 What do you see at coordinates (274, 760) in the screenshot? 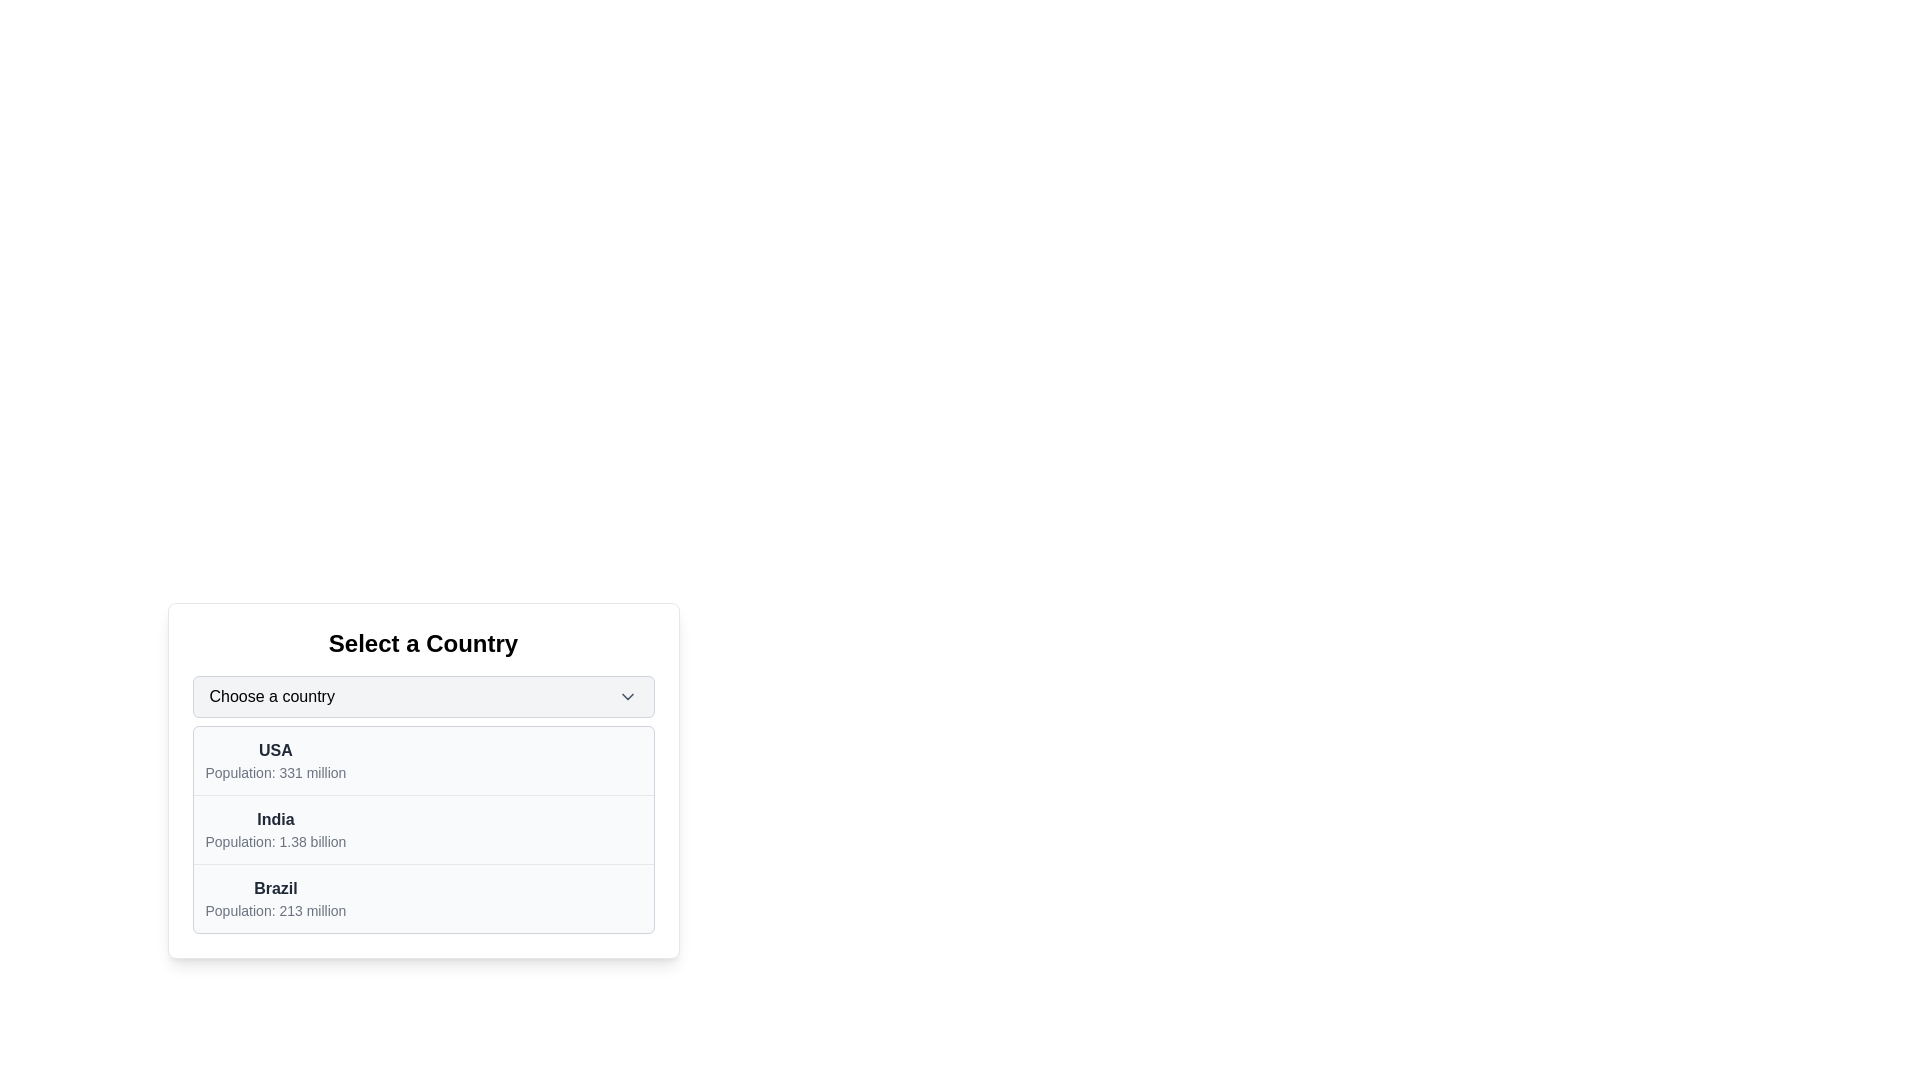
I see `the topmost list item displaying the country name 'USA'` at bounding box center [274, 760].